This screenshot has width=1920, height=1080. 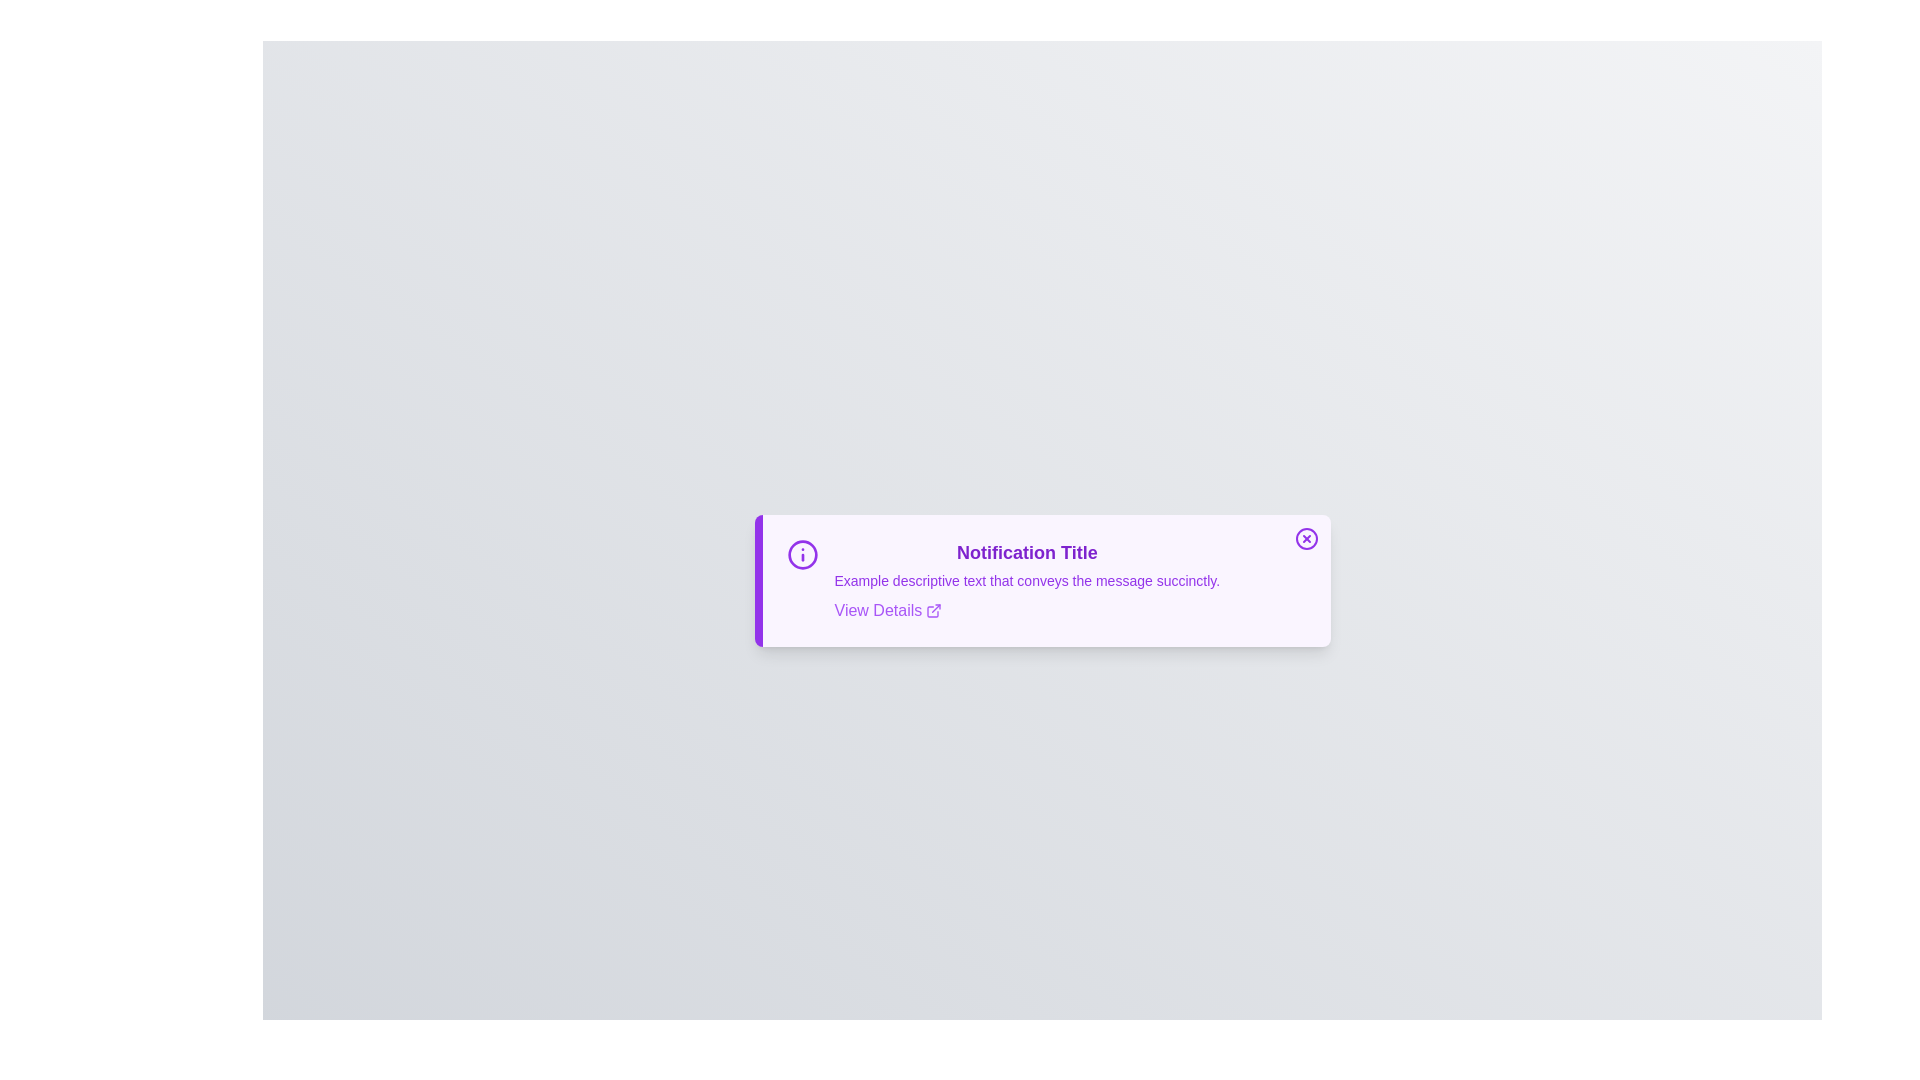 I want to click on the close button of the notification alert, so click(x=1306, y=538).